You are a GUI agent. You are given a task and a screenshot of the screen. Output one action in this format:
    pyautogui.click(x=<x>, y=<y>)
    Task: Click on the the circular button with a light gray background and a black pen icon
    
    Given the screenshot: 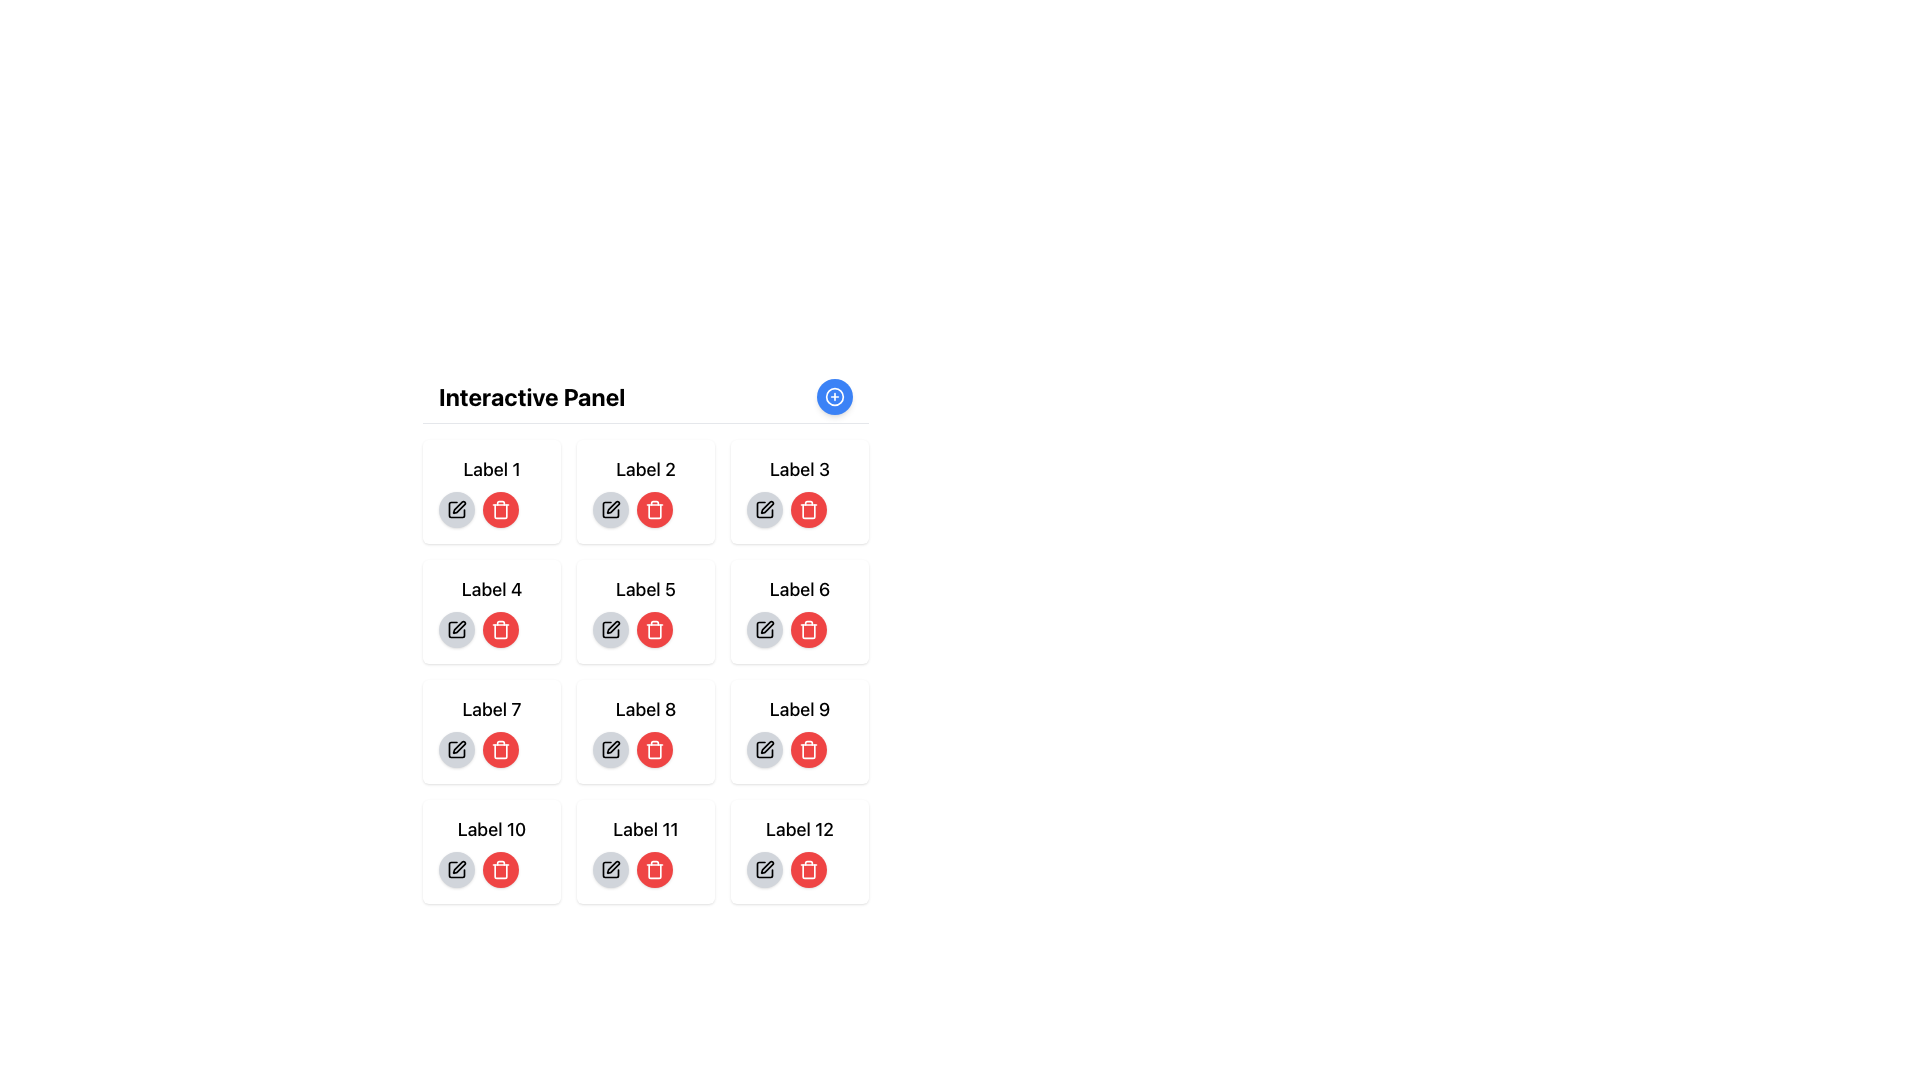 What is the action you would take?
    pyautogui.click(x=455, y=508)
    